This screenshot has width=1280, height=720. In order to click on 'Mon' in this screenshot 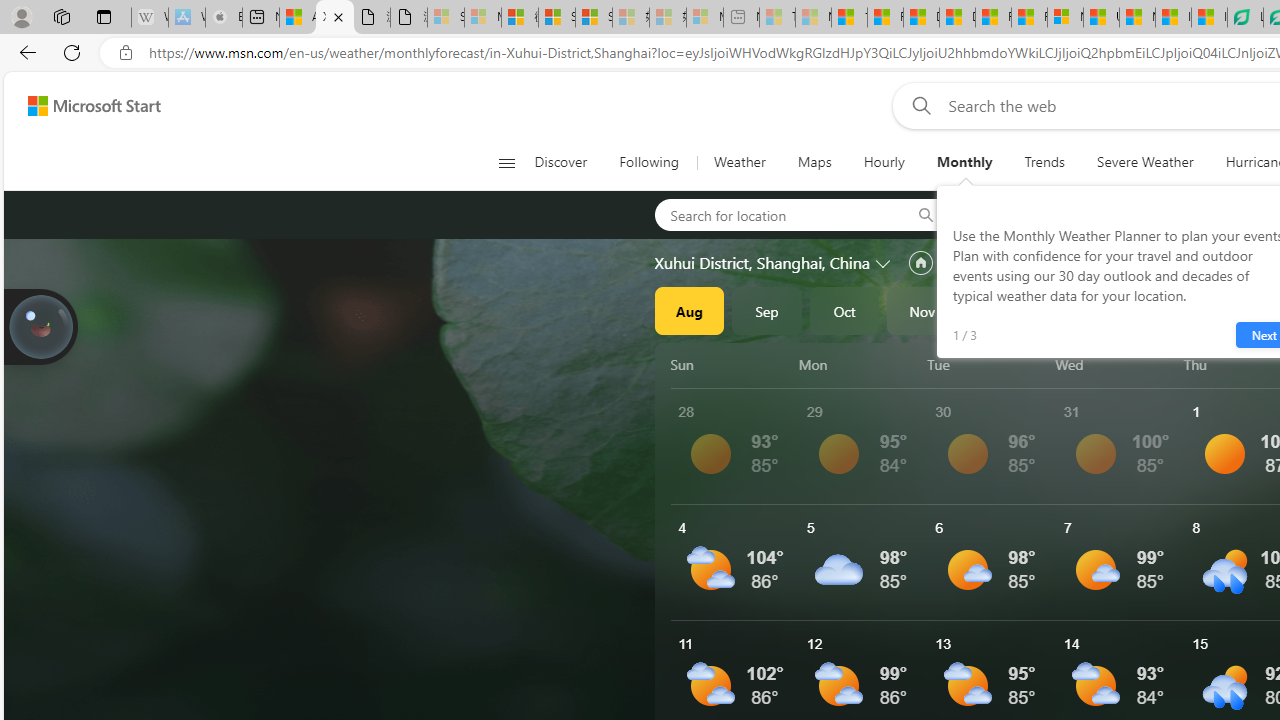, I will do `click(859, 364)`.